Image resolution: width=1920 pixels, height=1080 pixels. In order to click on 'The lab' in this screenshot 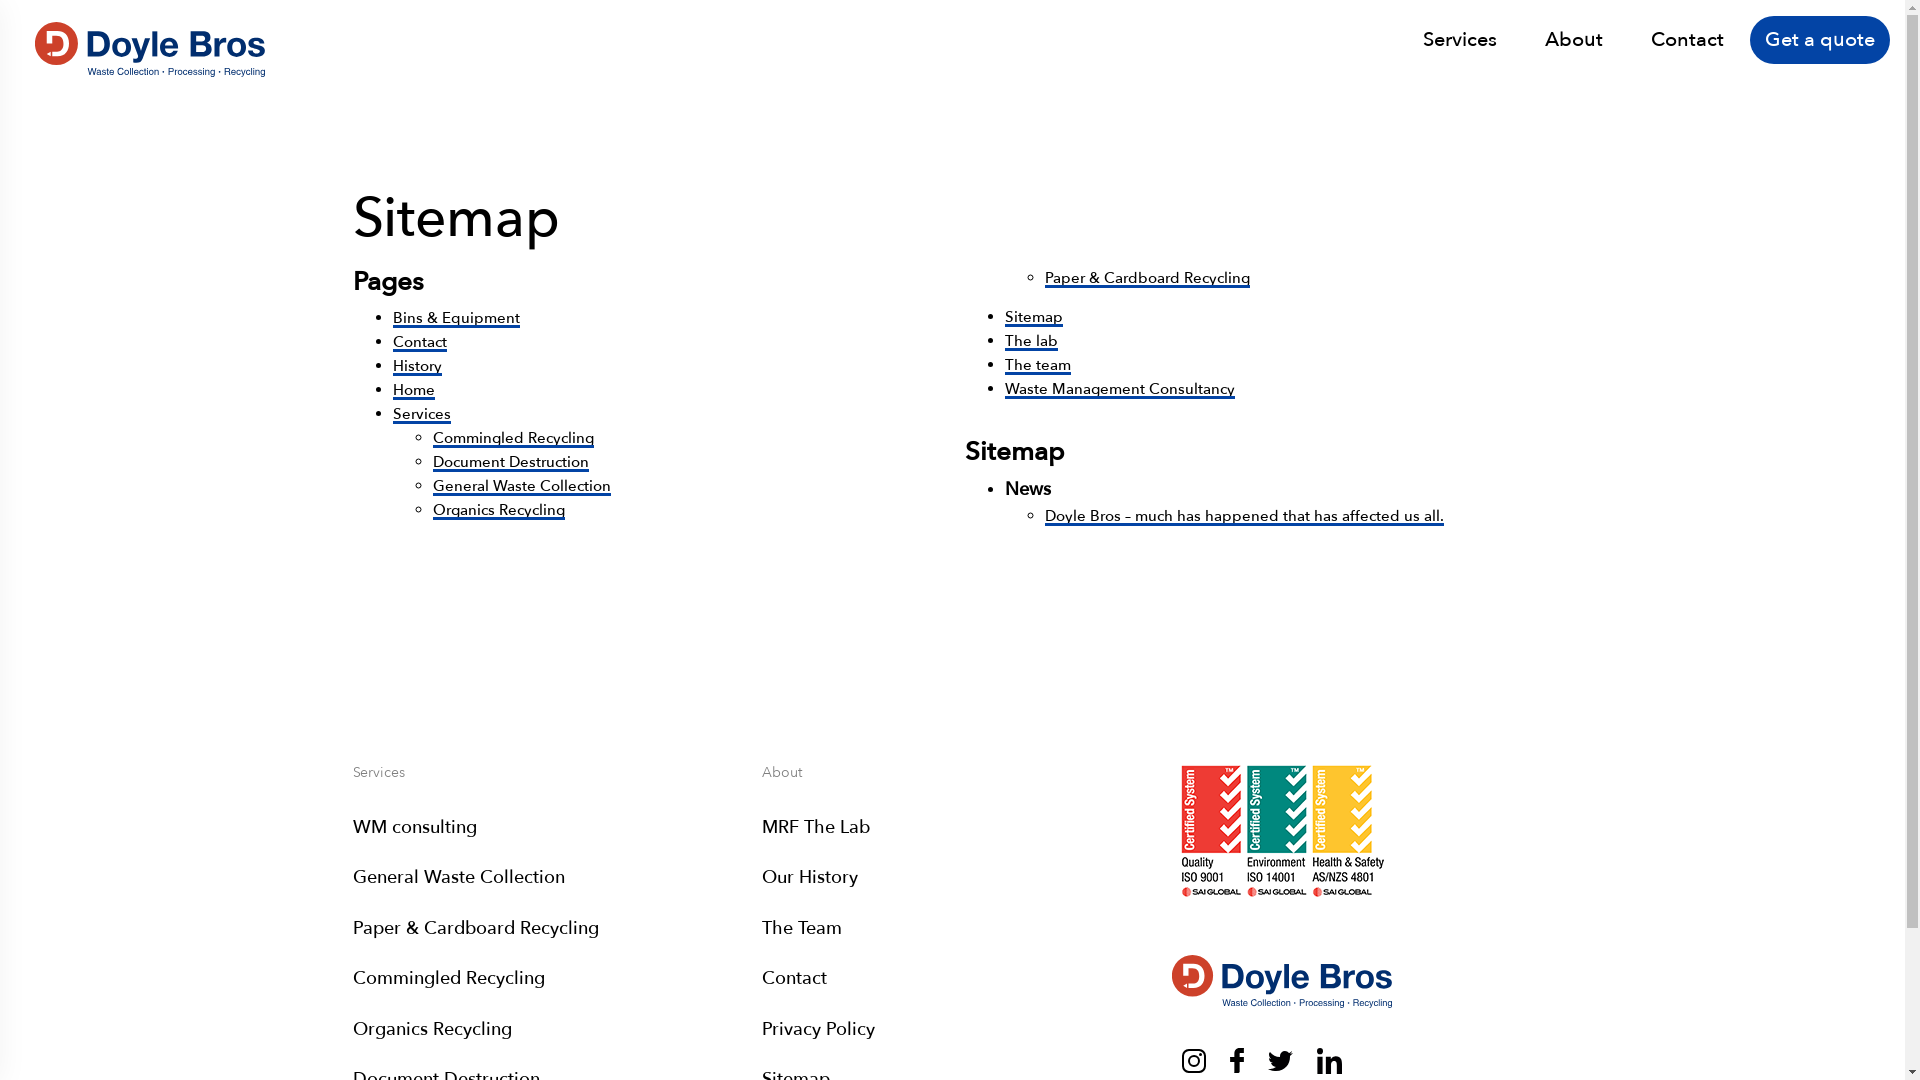, I will do `click(1031, 339)`.